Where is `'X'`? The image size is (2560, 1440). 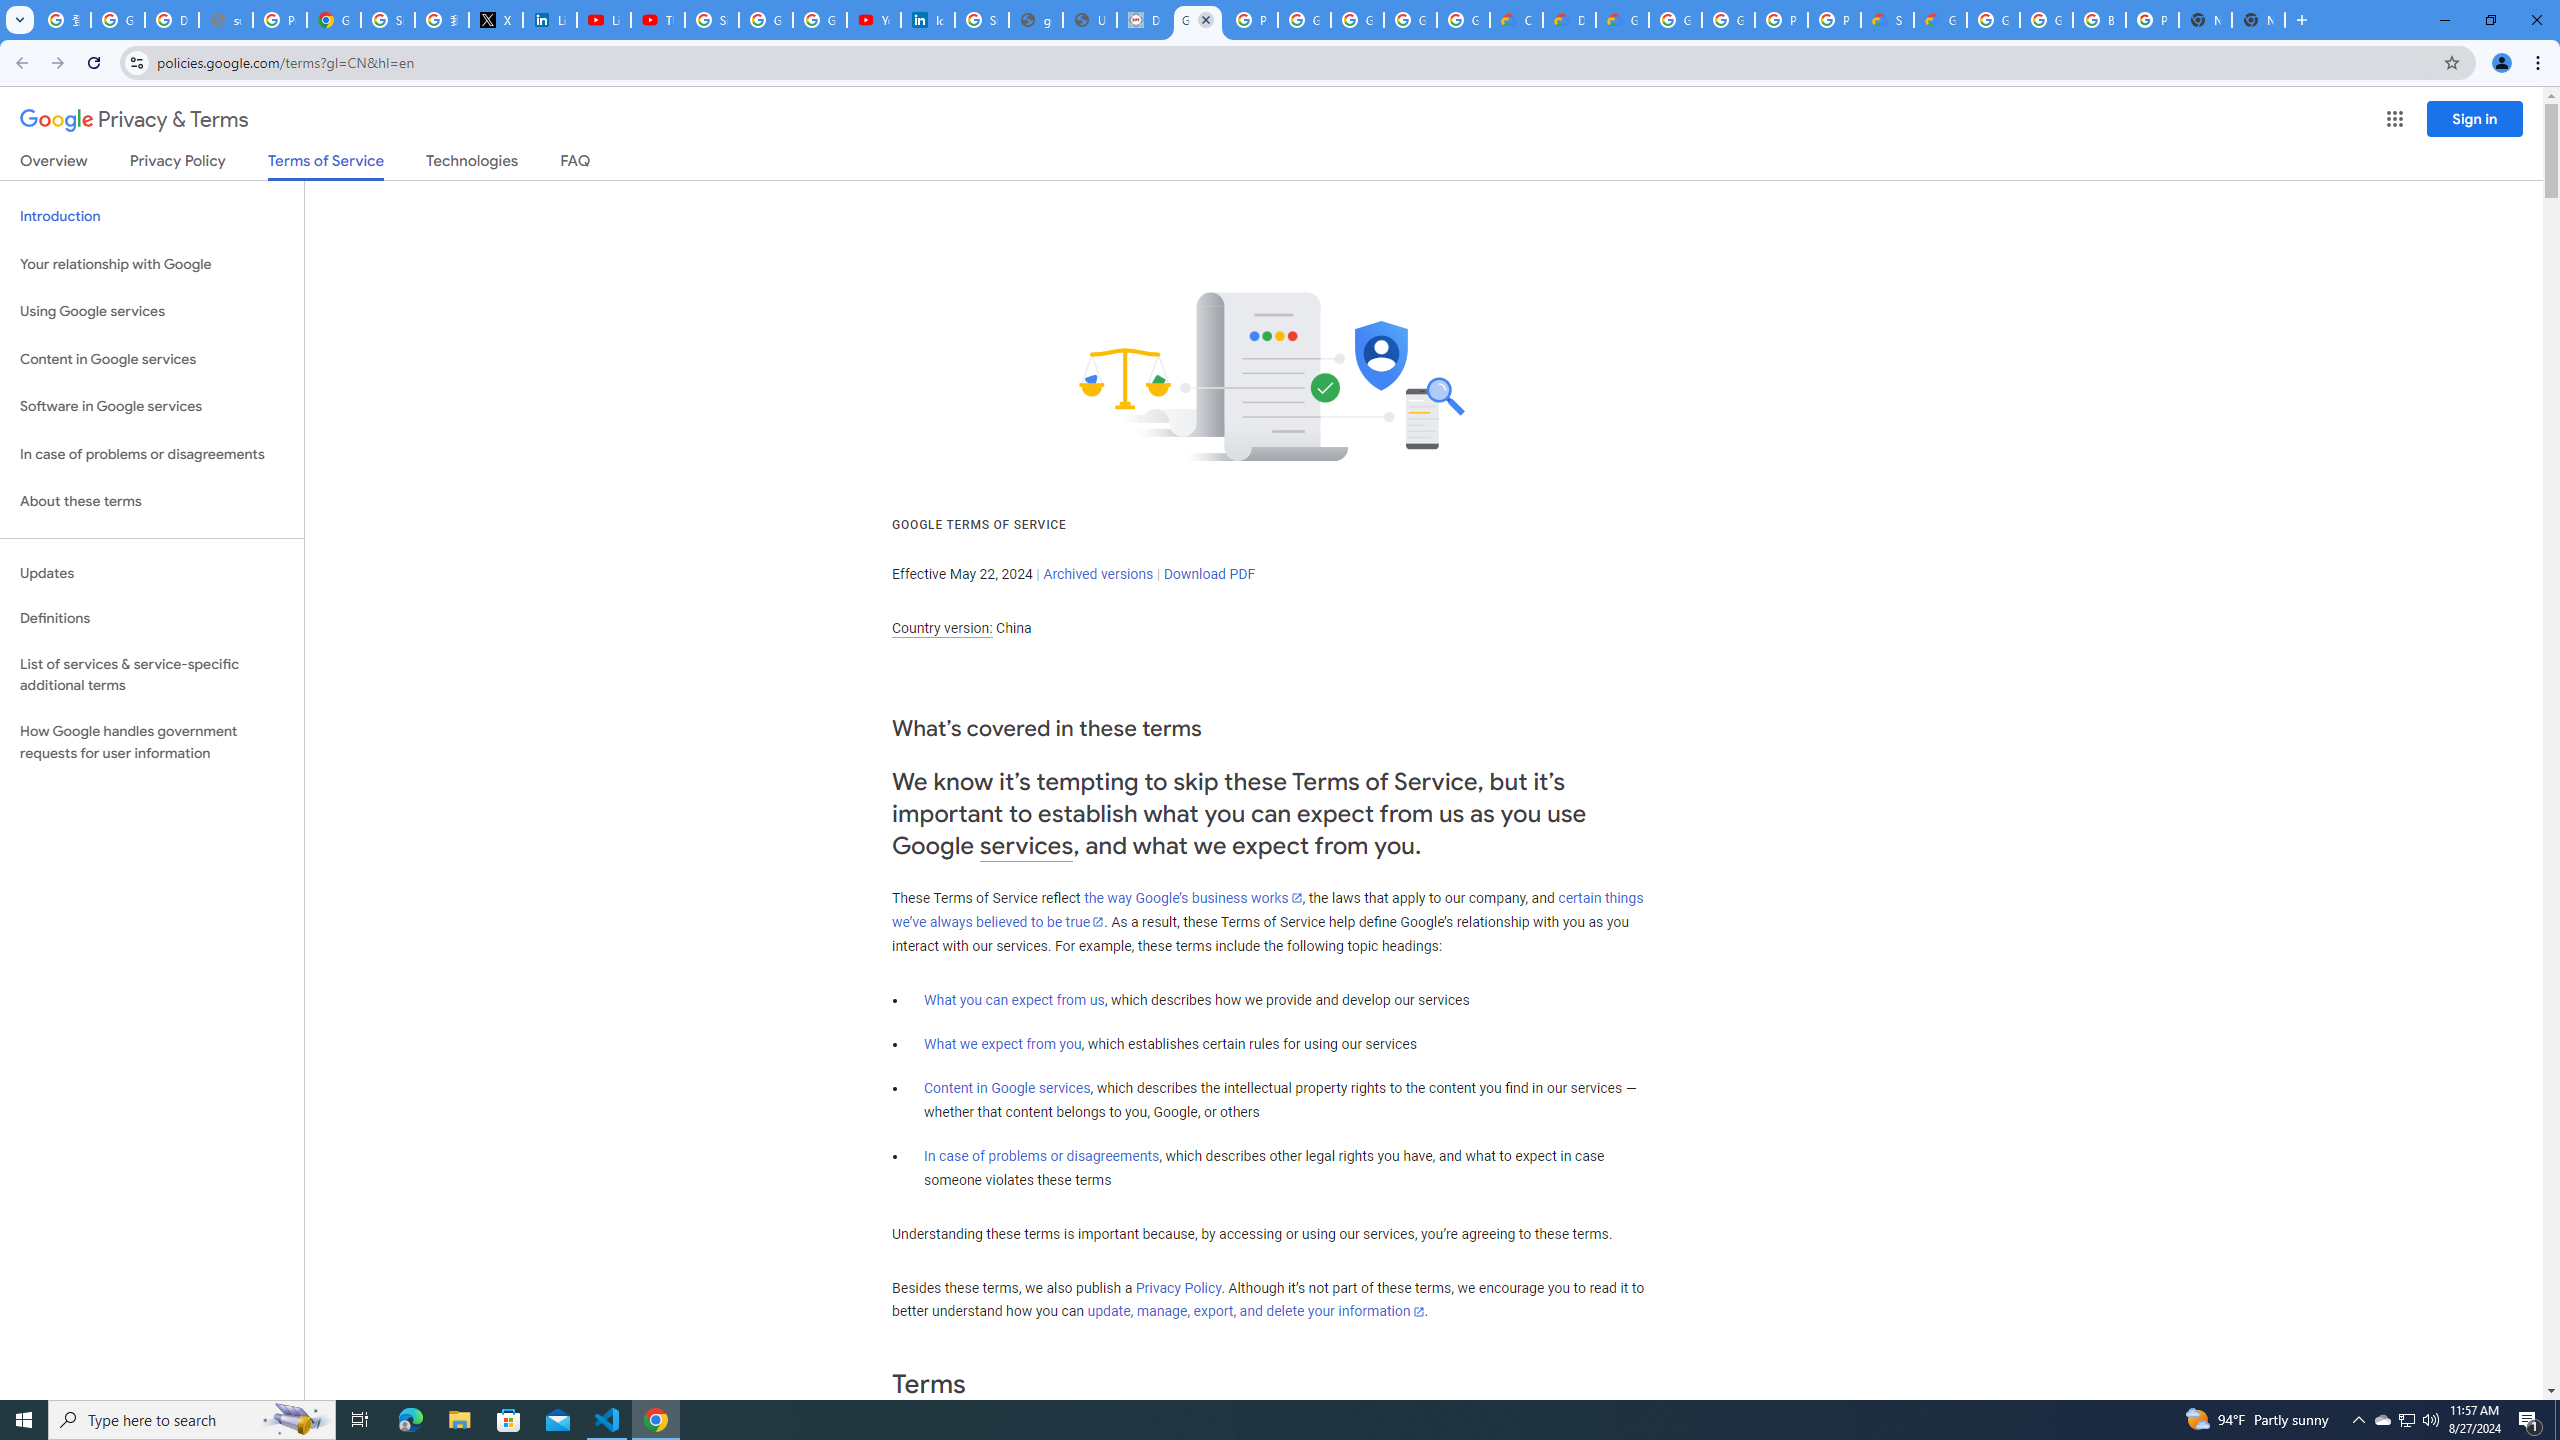 'X' is located at coordinates (496, 19).